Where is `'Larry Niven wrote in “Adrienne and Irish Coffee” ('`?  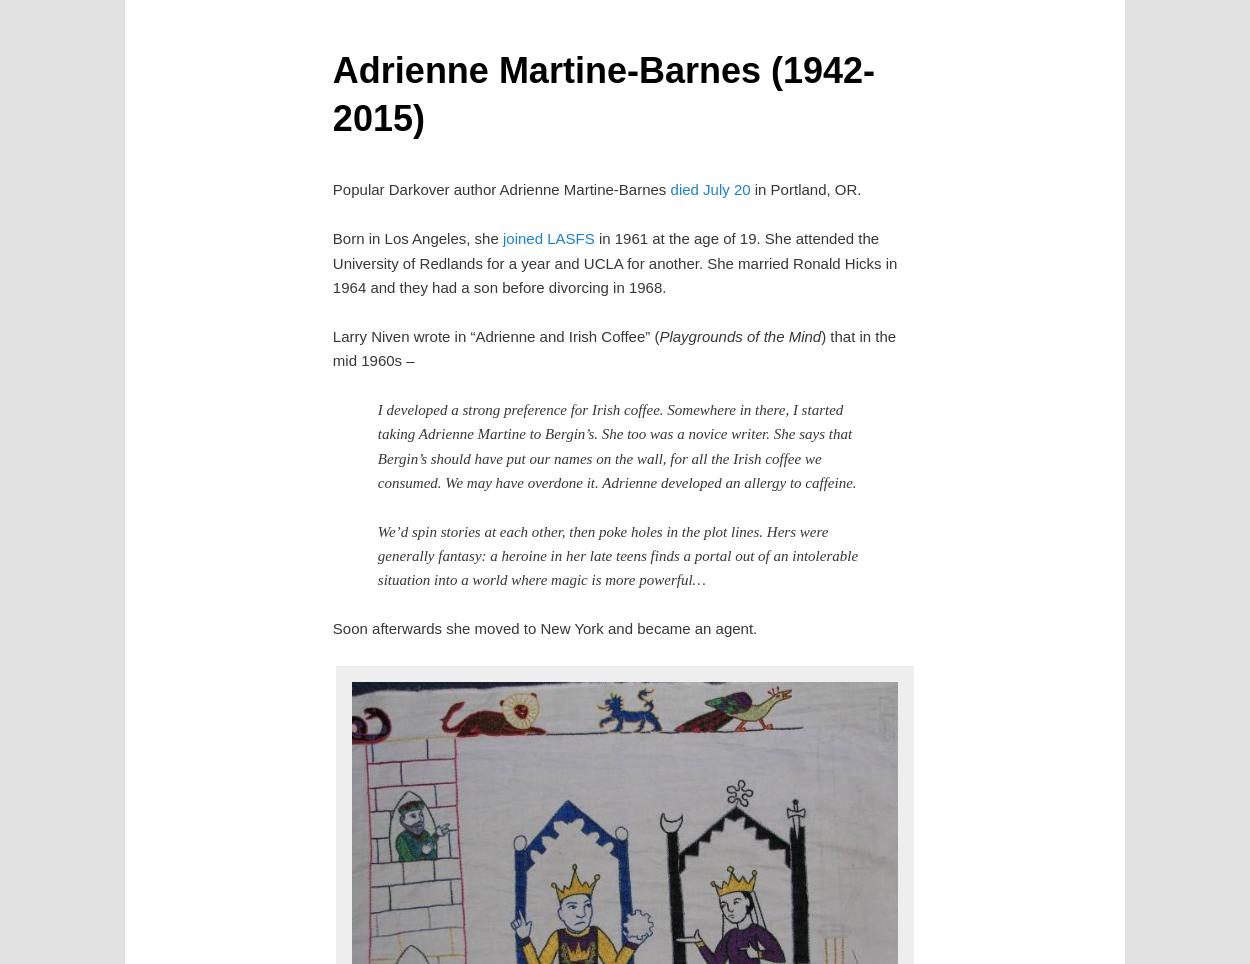
'Larry Niven wrote in “Adrienne and Irish Coffee” (' is located at coordinates (494, 334).